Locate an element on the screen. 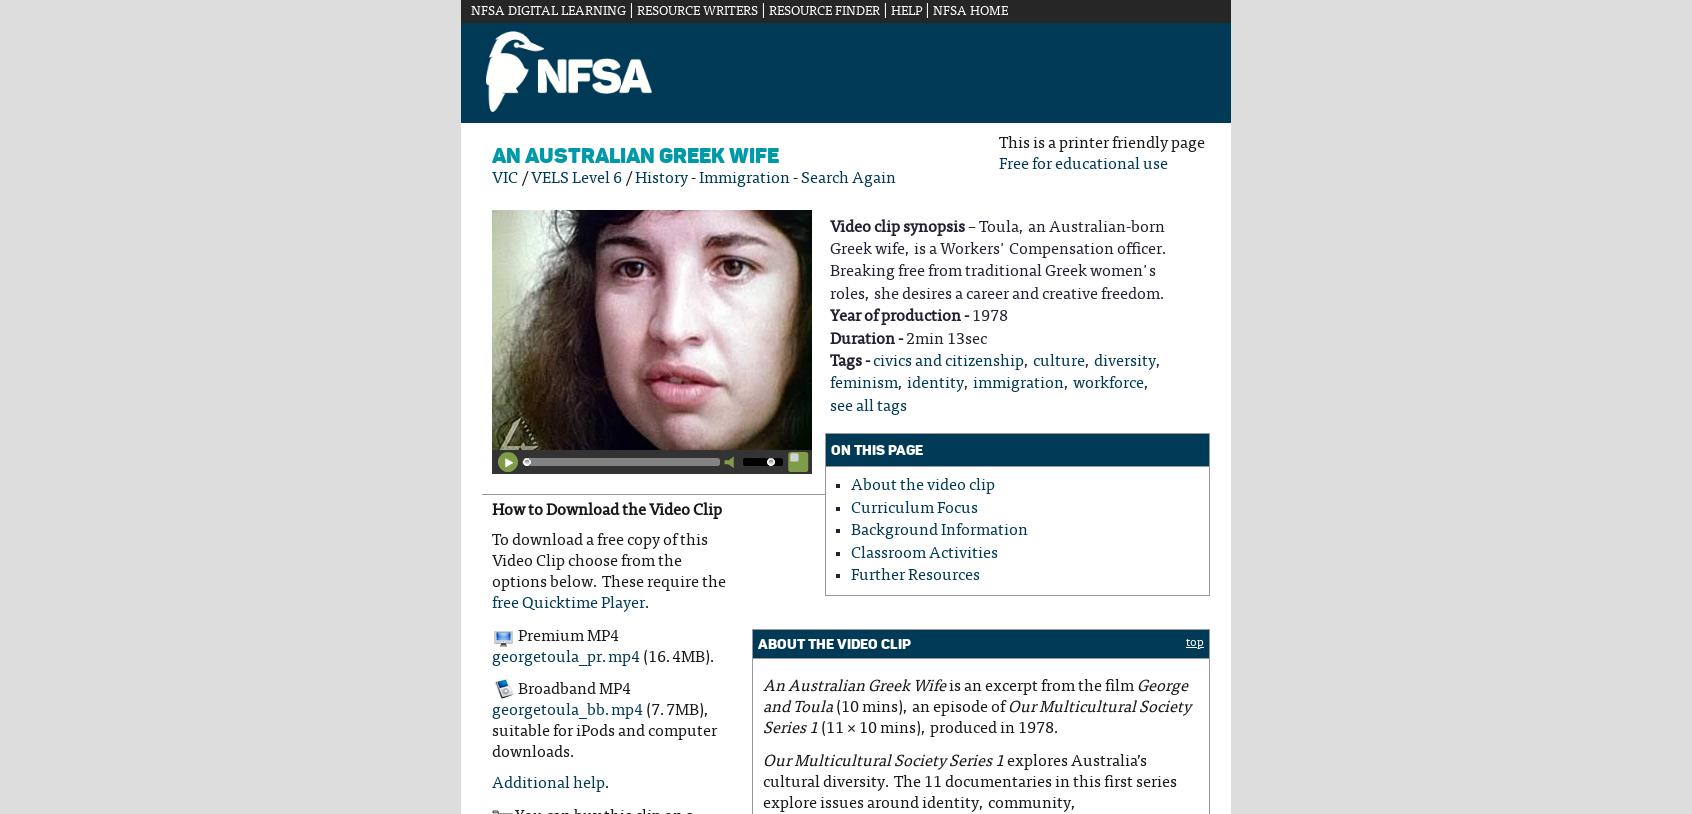  'This is a printer friendly page' is located at coordinates (1101, 142).